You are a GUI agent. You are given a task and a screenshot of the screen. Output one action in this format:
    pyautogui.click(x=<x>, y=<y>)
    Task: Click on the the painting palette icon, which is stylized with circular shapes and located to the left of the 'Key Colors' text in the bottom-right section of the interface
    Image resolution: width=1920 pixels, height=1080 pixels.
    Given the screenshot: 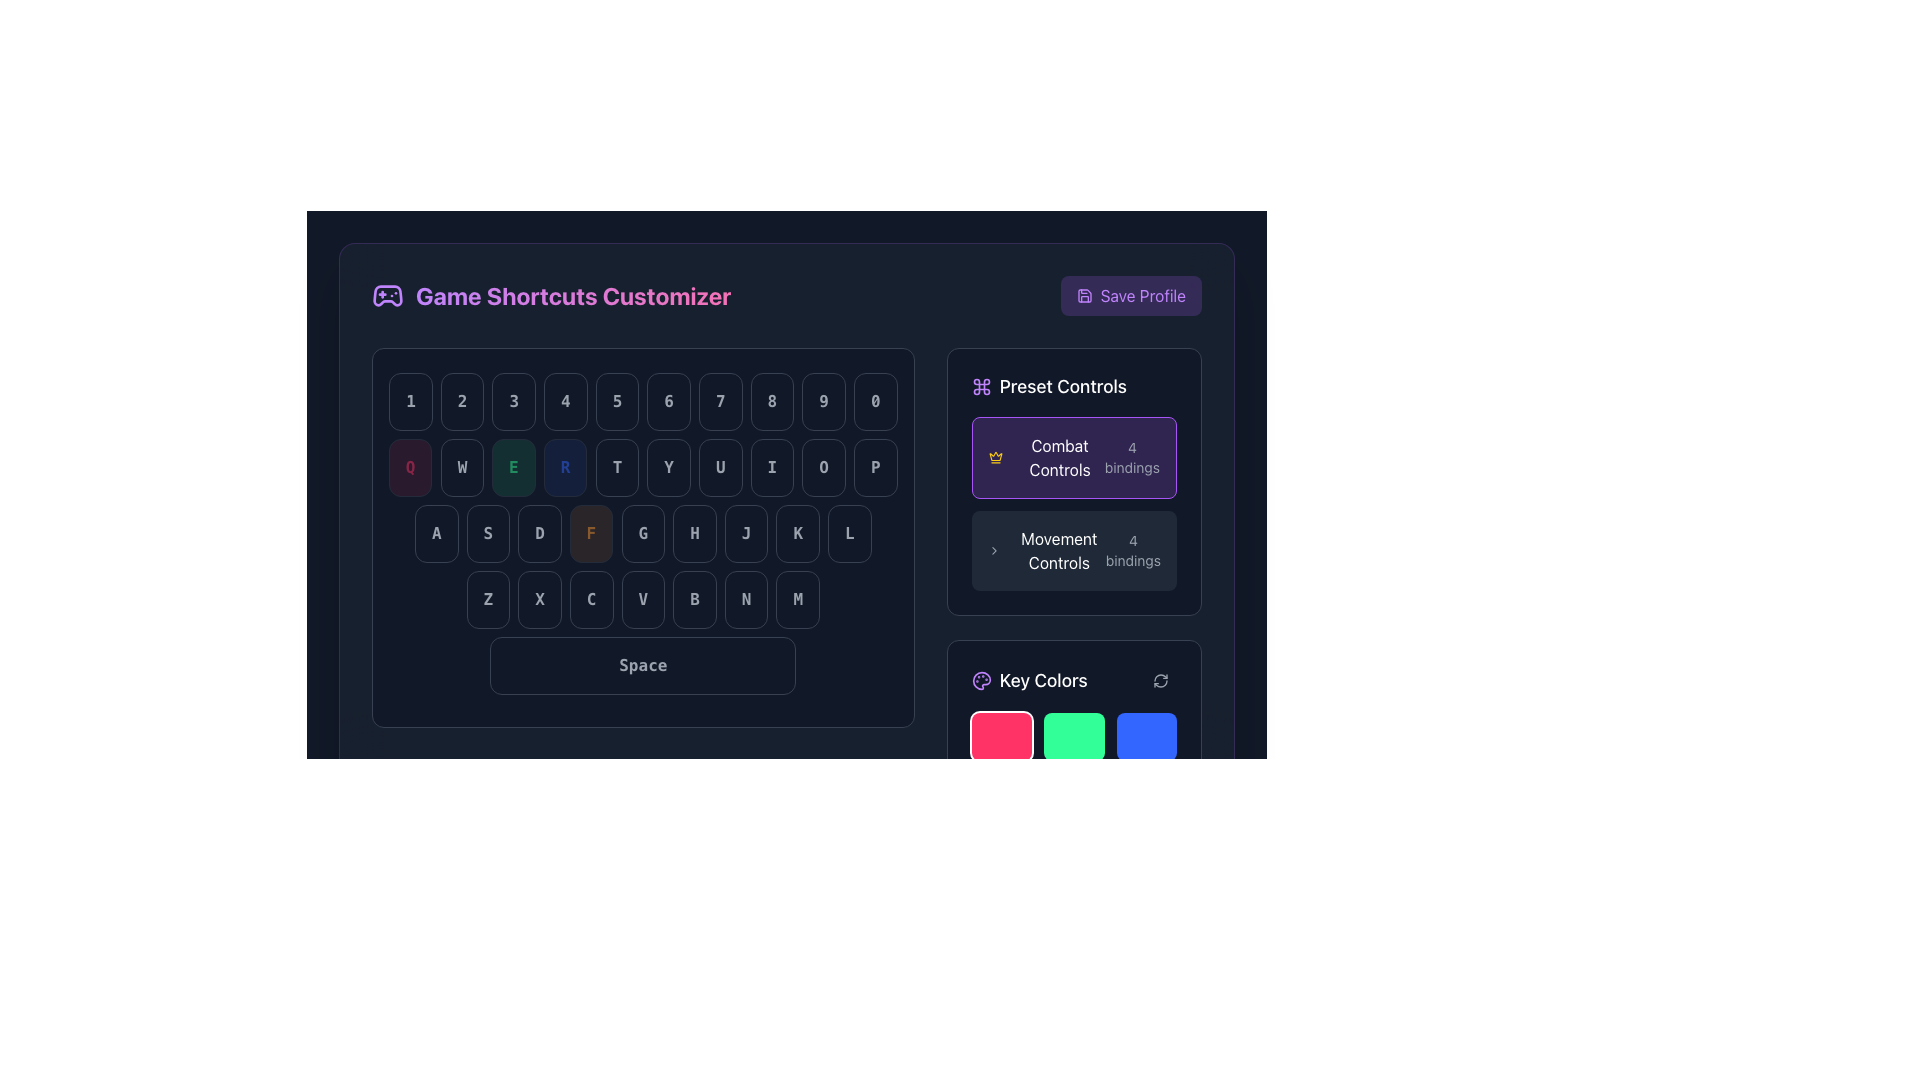 What is the action you would take?
    pyautogui.click(x=981, y=680)
    